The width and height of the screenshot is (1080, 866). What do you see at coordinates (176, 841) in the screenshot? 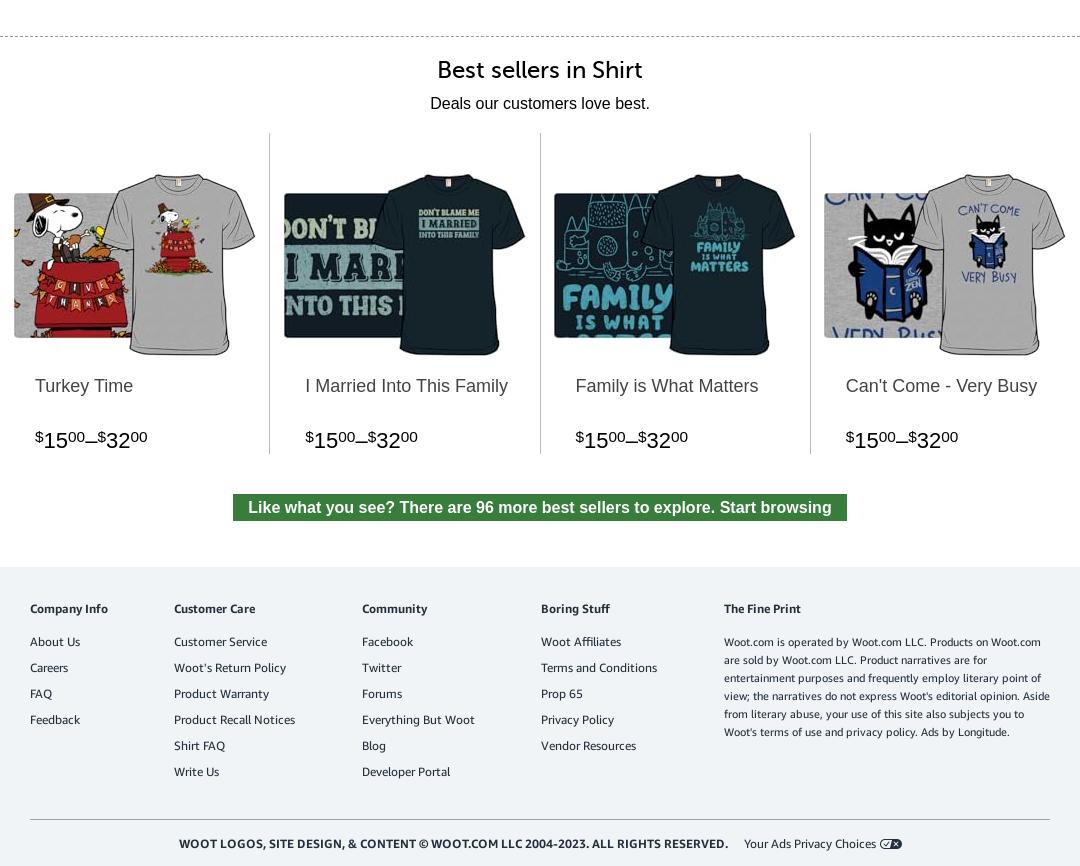
I see `'Woot logos, site design, & content © Woot.com LLC 2004-2023. All Rights Reserved.'` at bounding box center [176, 841].